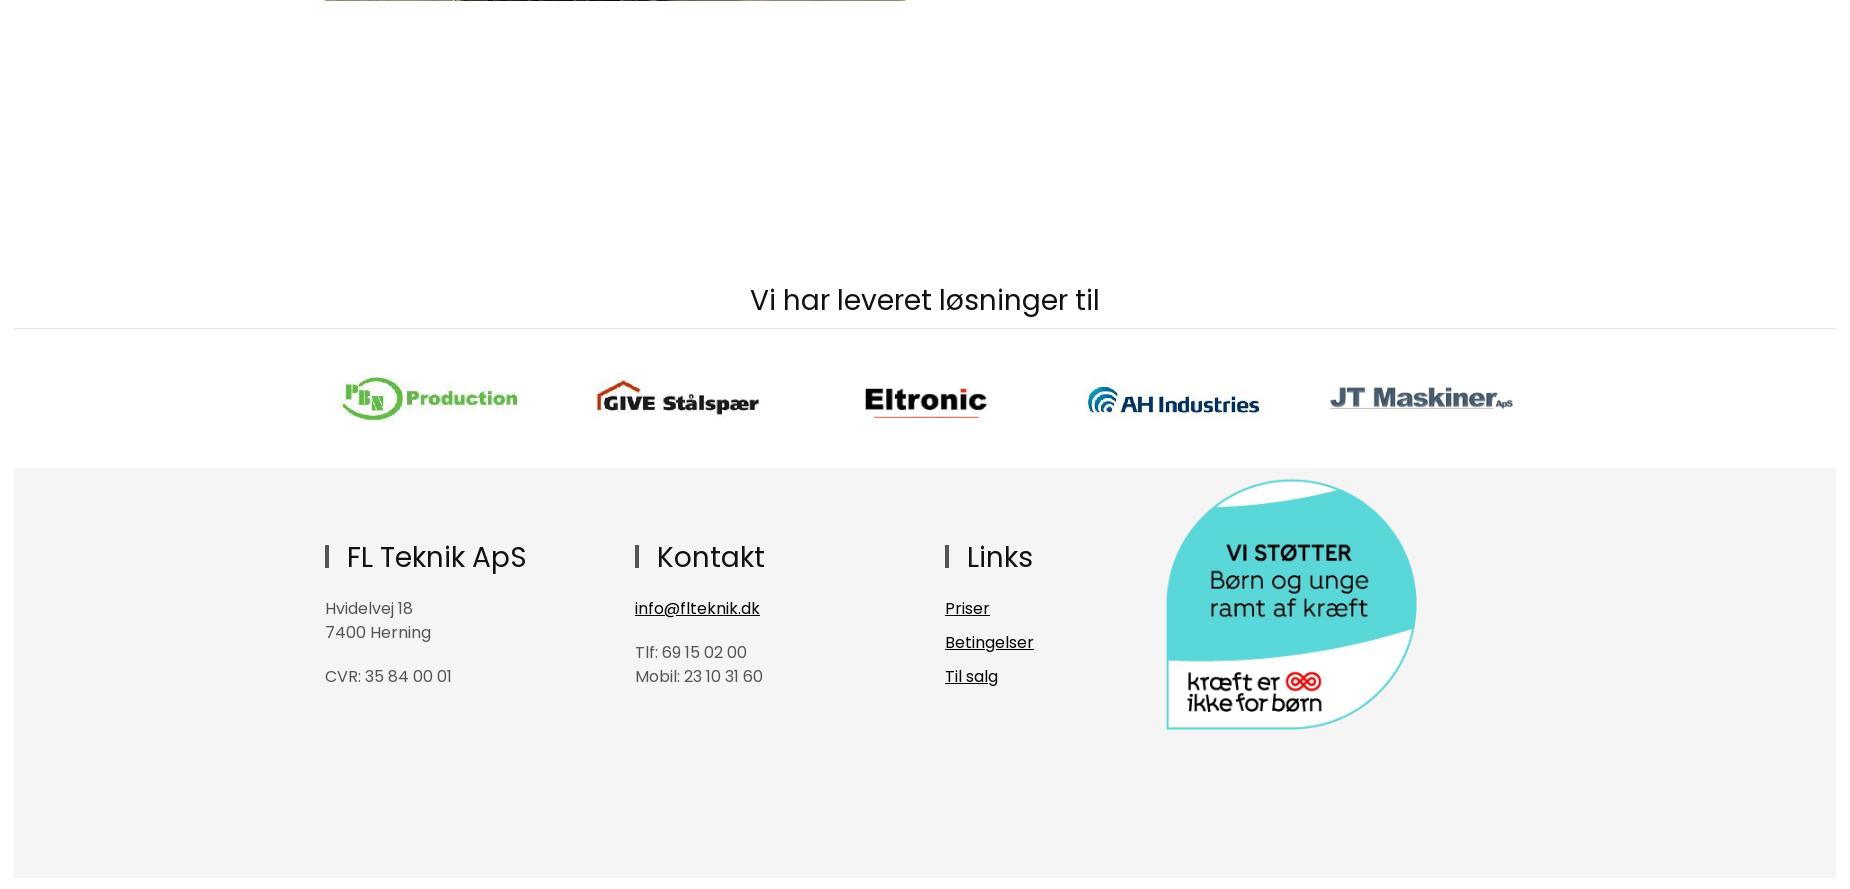 The width and height of the screenshot is (1850, 889). What do you see at coordinates (970, 676) in the screenshot?
I see `'Til salg'` at bounding box center [970, 676].